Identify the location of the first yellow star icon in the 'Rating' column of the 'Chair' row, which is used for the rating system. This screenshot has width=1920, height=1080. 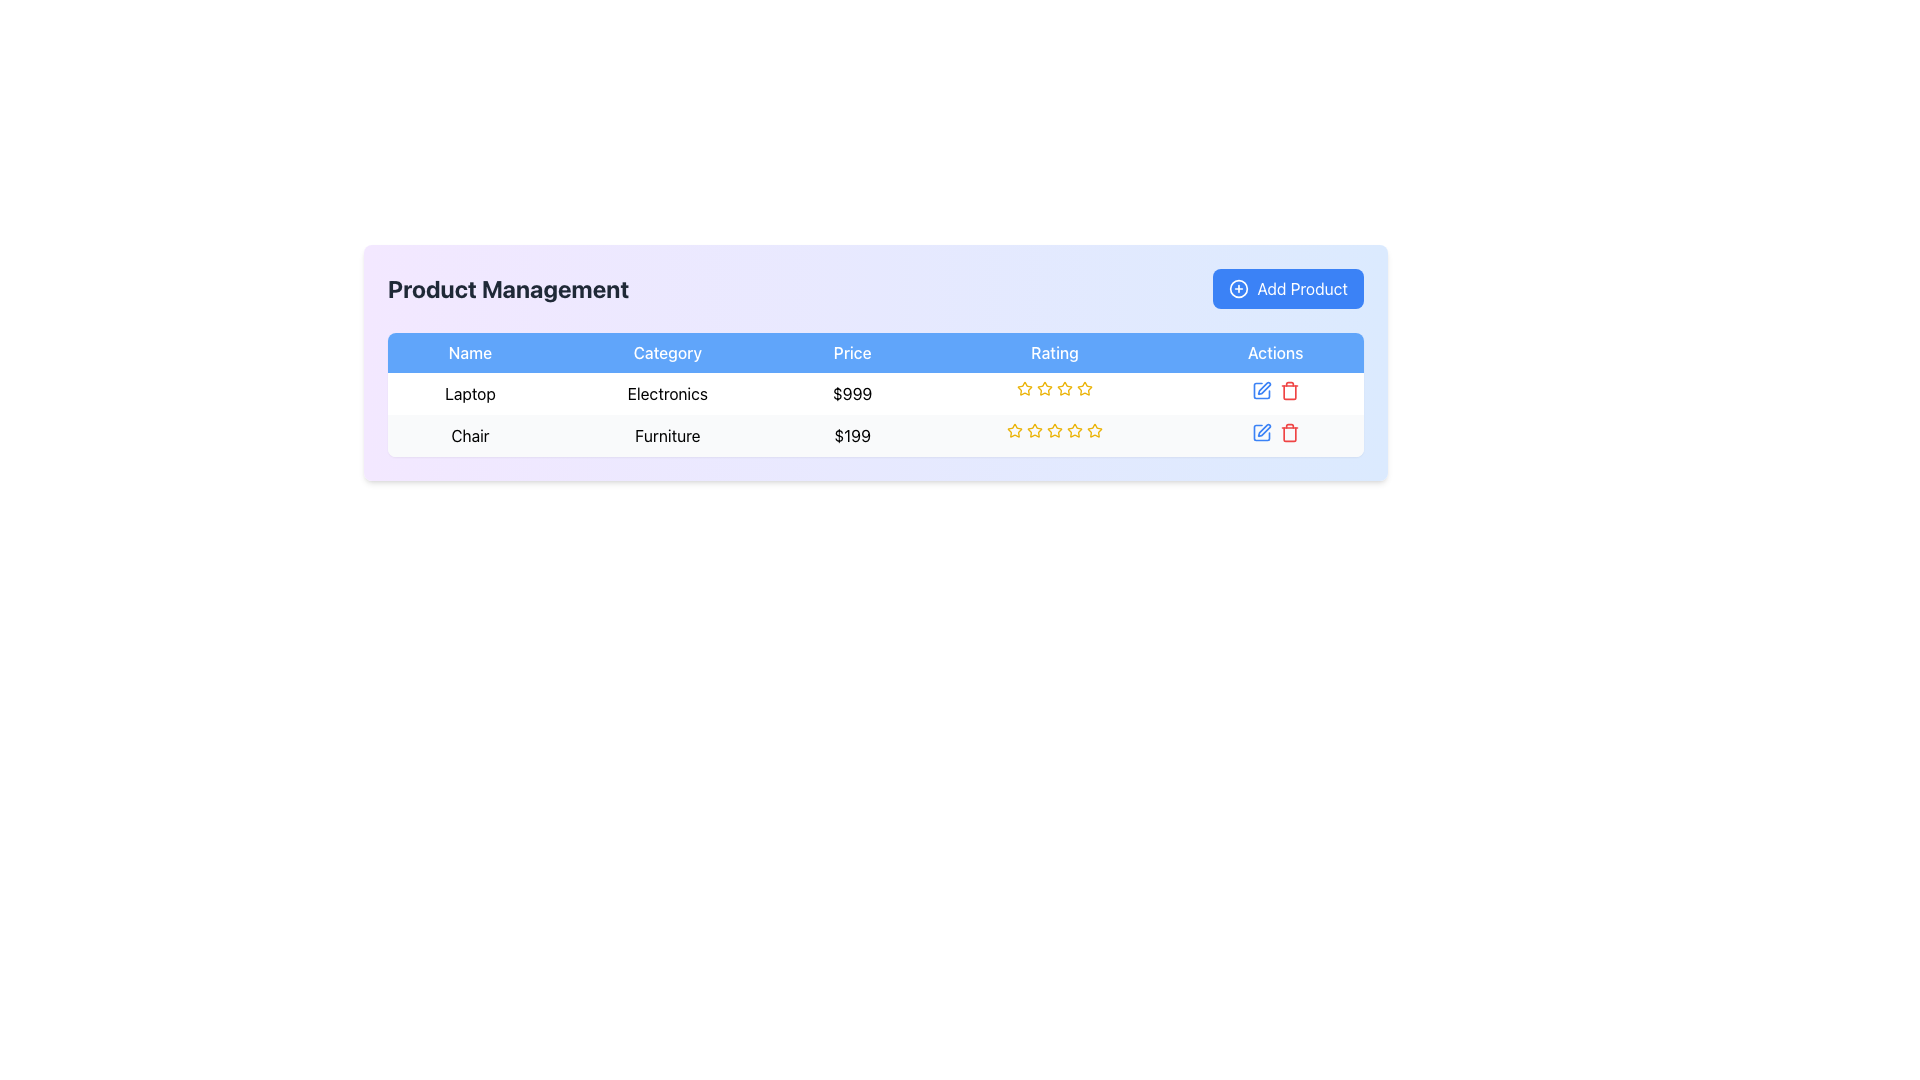
(1014, 429).